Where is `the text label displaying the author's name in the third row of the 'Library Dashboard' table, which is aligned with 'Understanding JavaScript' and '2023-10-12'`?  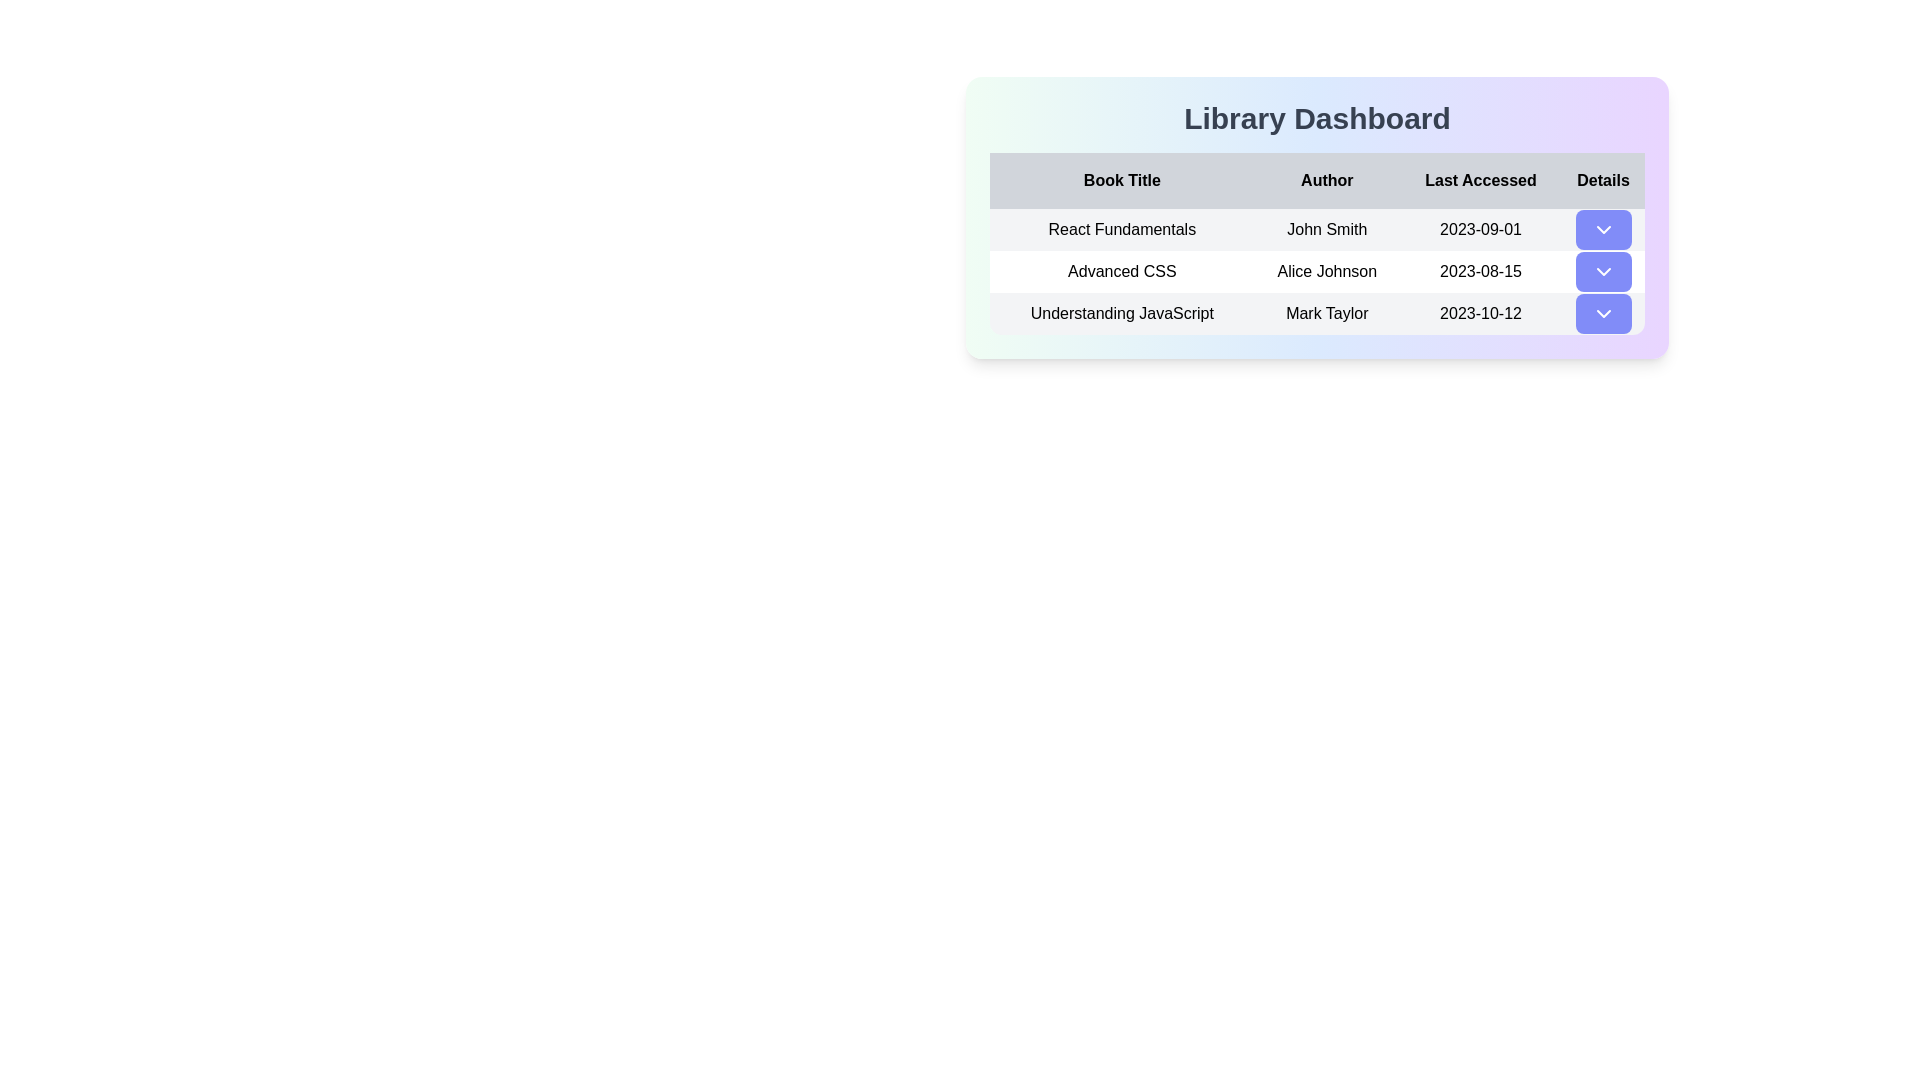 the text label displaying the author's name in the third row of the 'Library Dashboard' table, which is aligned with 'Understanding JavaScript' and '2023-10-12' is located at coordinates (1327, 313).